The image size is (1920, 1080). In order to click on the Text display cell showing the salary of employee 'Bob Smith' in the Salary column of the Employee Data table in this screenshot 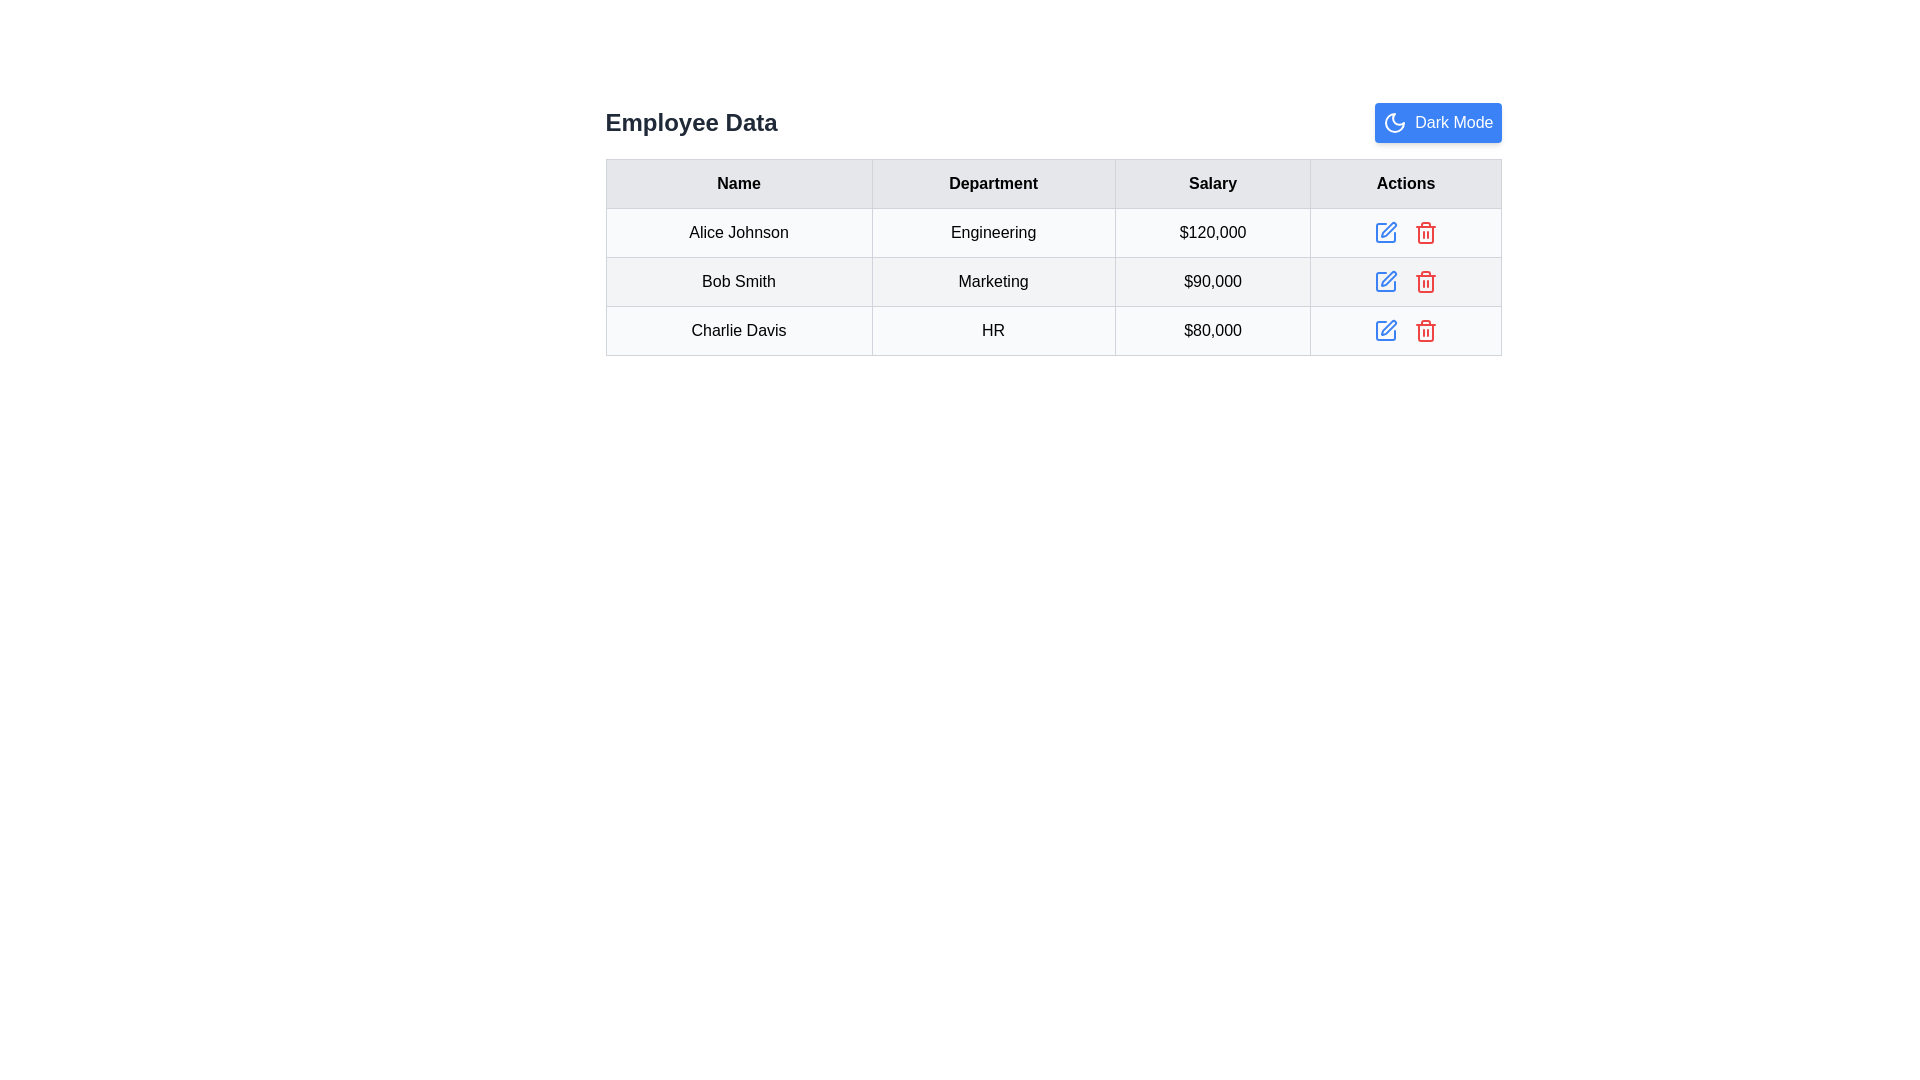, I will do `click(1212, 281)`.